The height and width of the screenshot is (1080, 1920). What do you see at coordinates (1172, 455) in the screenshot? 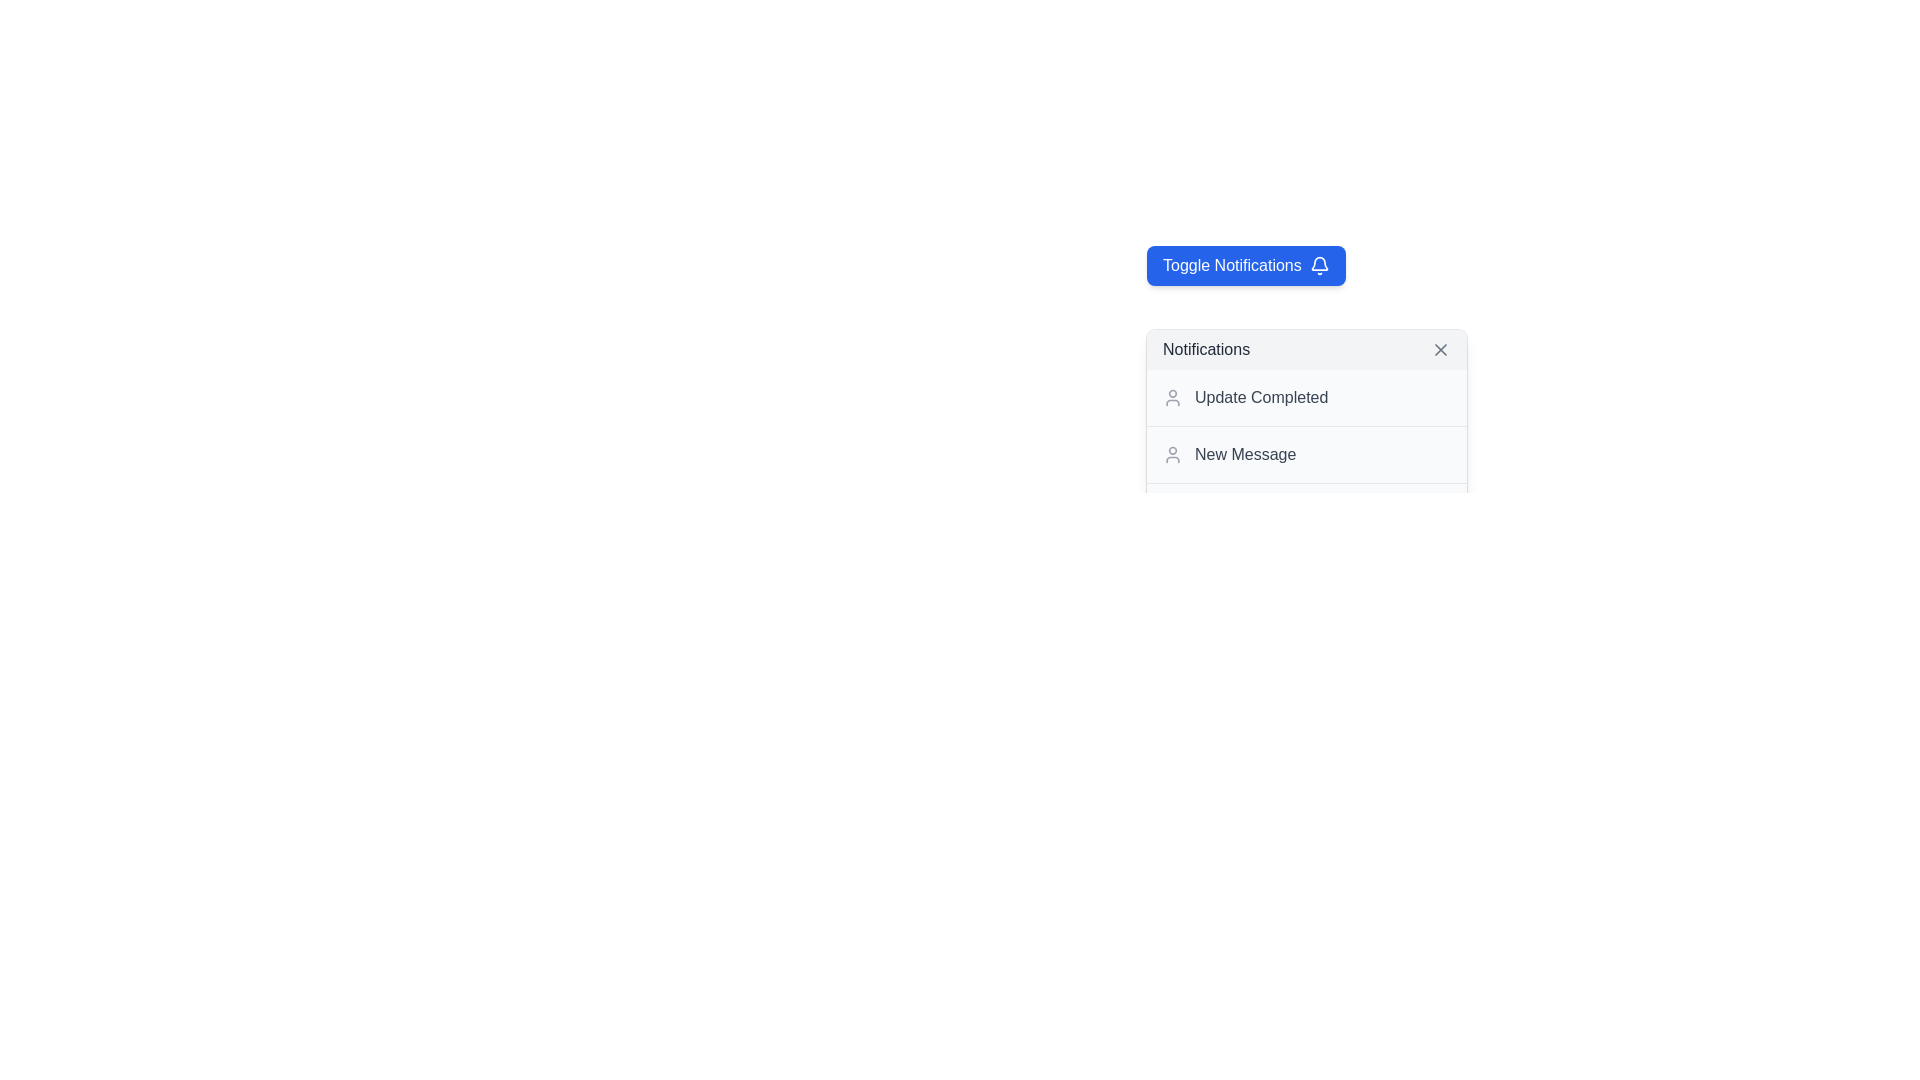
I see `the user silhouette icon in the 'New Message' notification card, which is the second card in the notification list, located to the left of the text 'New Message'` at bounding box center [1172, 455].